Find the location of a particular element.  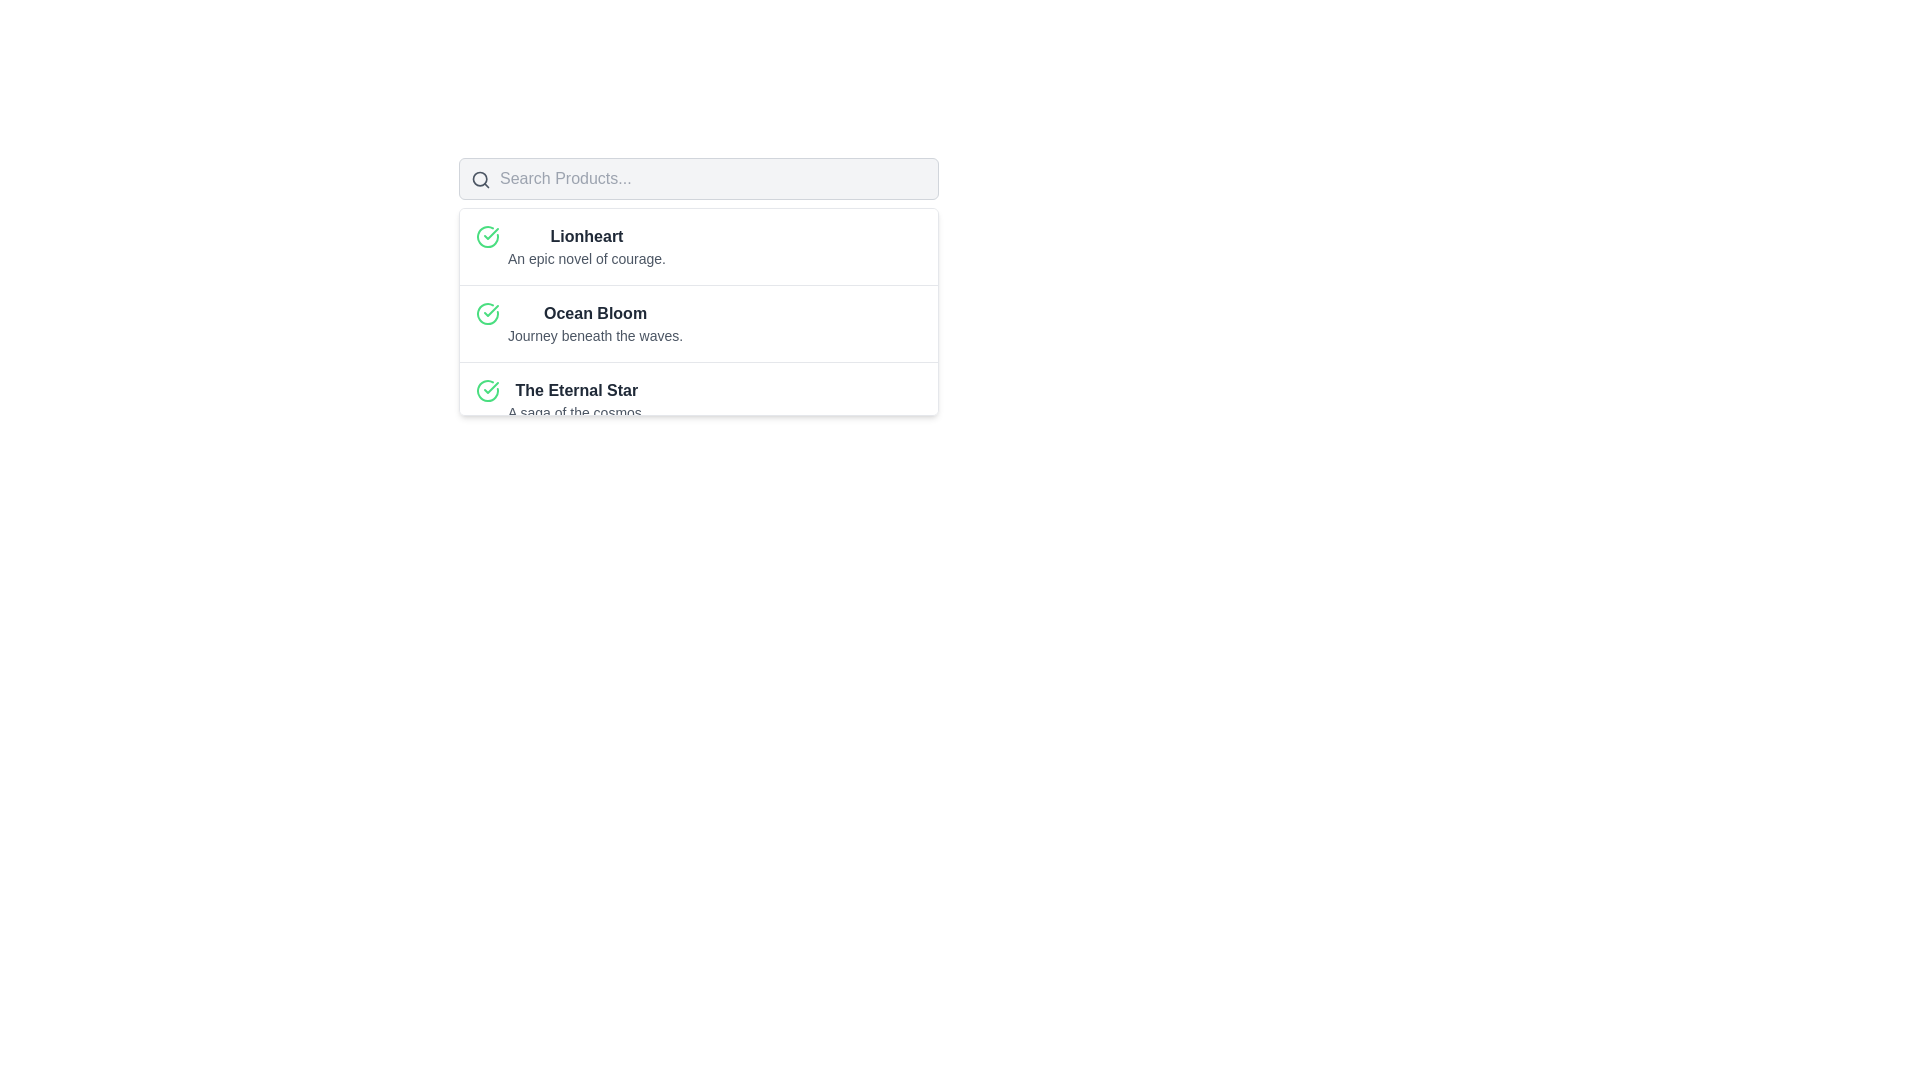

the text block containing the title 'The Eternal Star' and subtitle 'A saga of the cosmos.', which is the third listing in a vertical list, located below 'Ocean Bloom' is located at coordinates (575, 401).